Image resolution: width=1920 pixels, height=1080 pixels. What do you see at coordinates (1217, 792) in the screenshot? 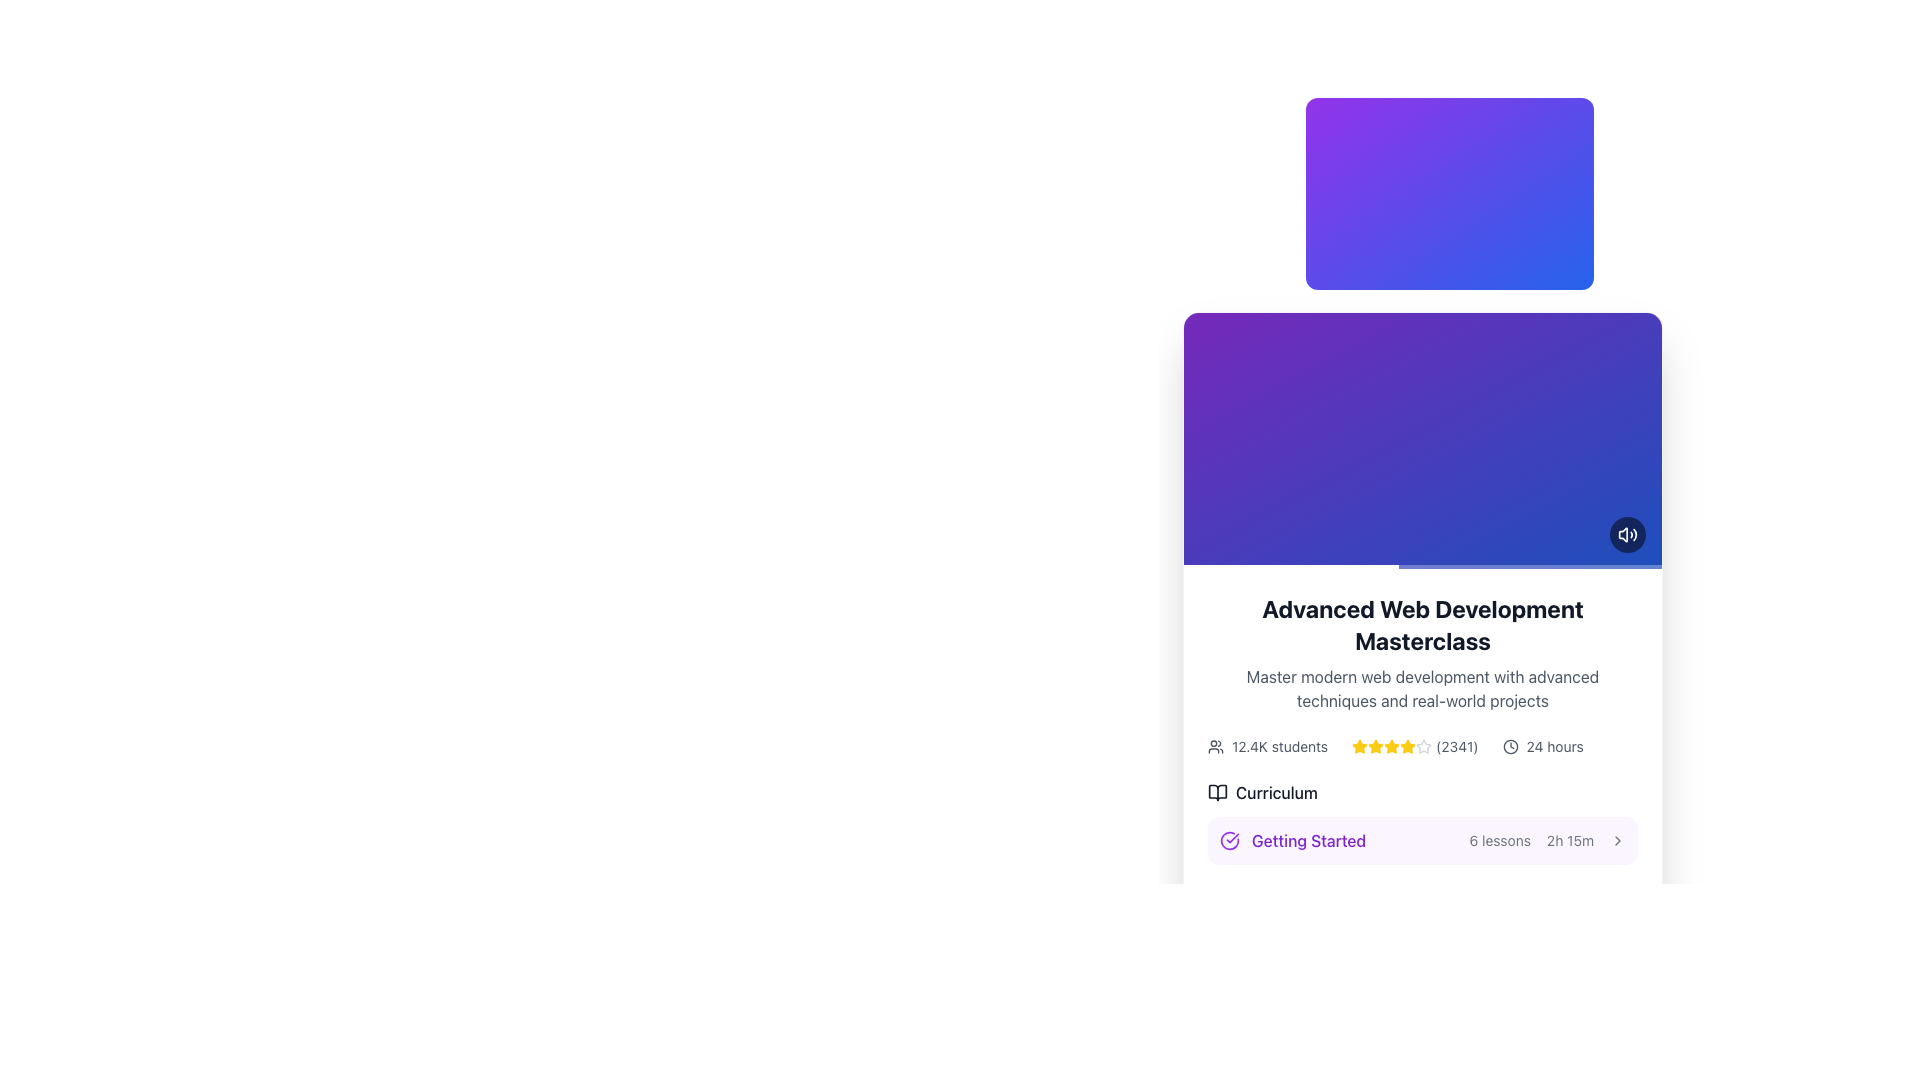
I see `the 'Curriculum' icon located near the top-left corner of the content box, to the left of the text labeled 'Curriculum'` at bounding box center [1217, 792].